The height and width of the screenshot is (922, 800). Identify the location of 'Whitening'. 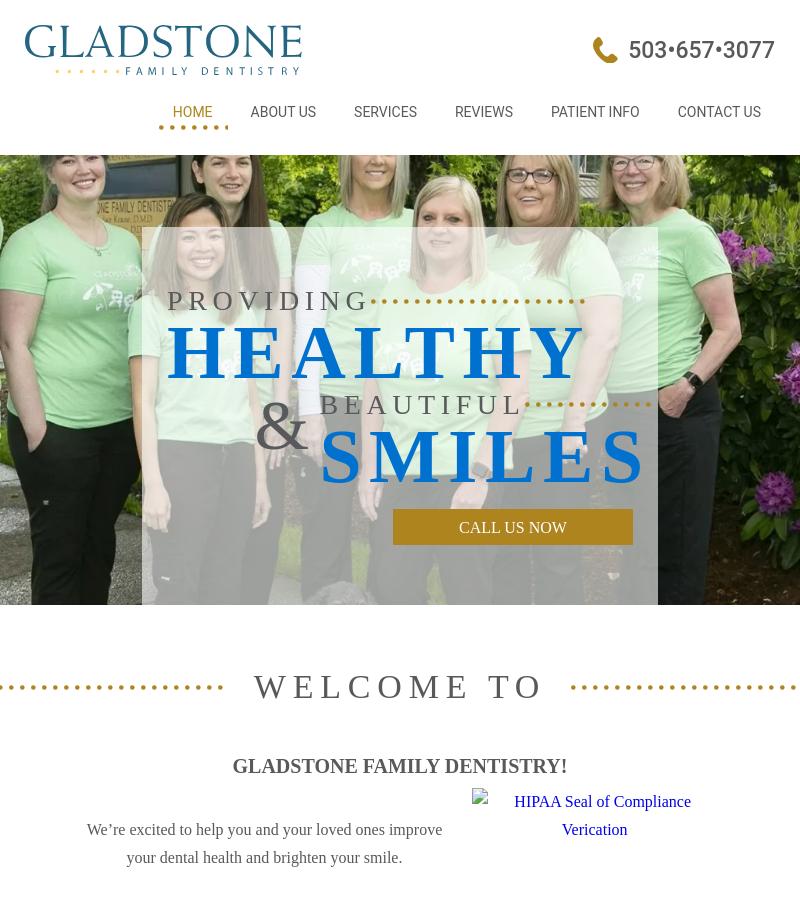
(390, 391).